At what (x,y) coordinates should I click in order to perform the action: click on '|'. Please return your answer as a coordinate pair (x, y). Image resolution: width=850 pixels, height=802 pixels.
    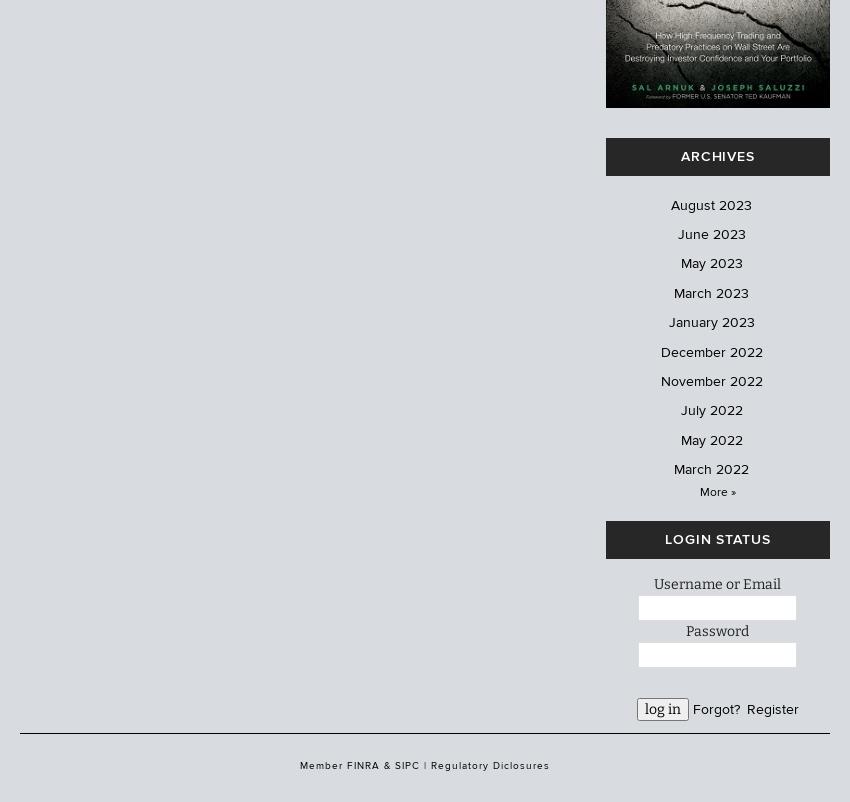
    Looking at the image, I should click on (425, 764).